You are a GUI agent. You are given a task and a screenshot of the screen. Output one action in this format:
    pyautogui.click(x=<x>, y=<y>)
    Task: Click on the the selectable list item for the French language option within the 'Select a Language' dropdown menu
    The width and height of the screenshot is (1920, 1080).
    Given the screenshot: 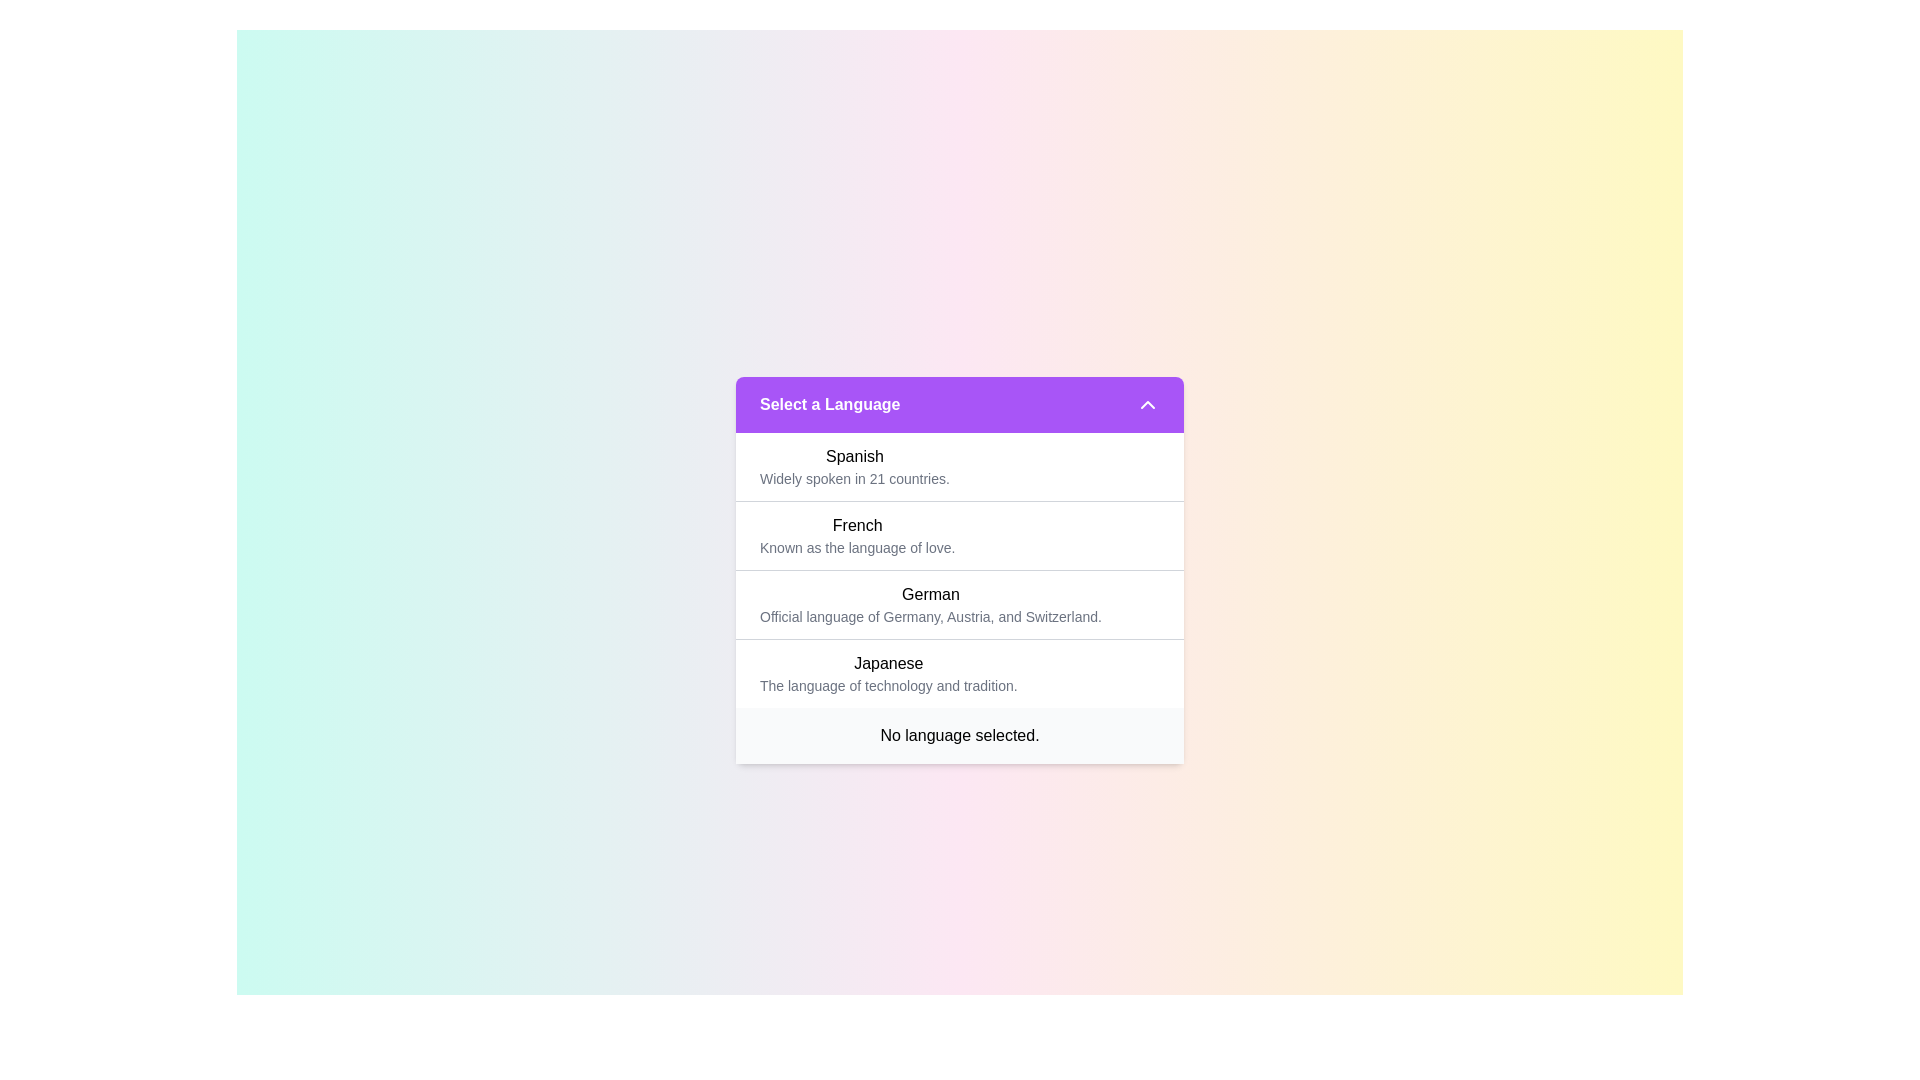 What is the action you would take?
    pyautogui.click(x=857, y=534)
    